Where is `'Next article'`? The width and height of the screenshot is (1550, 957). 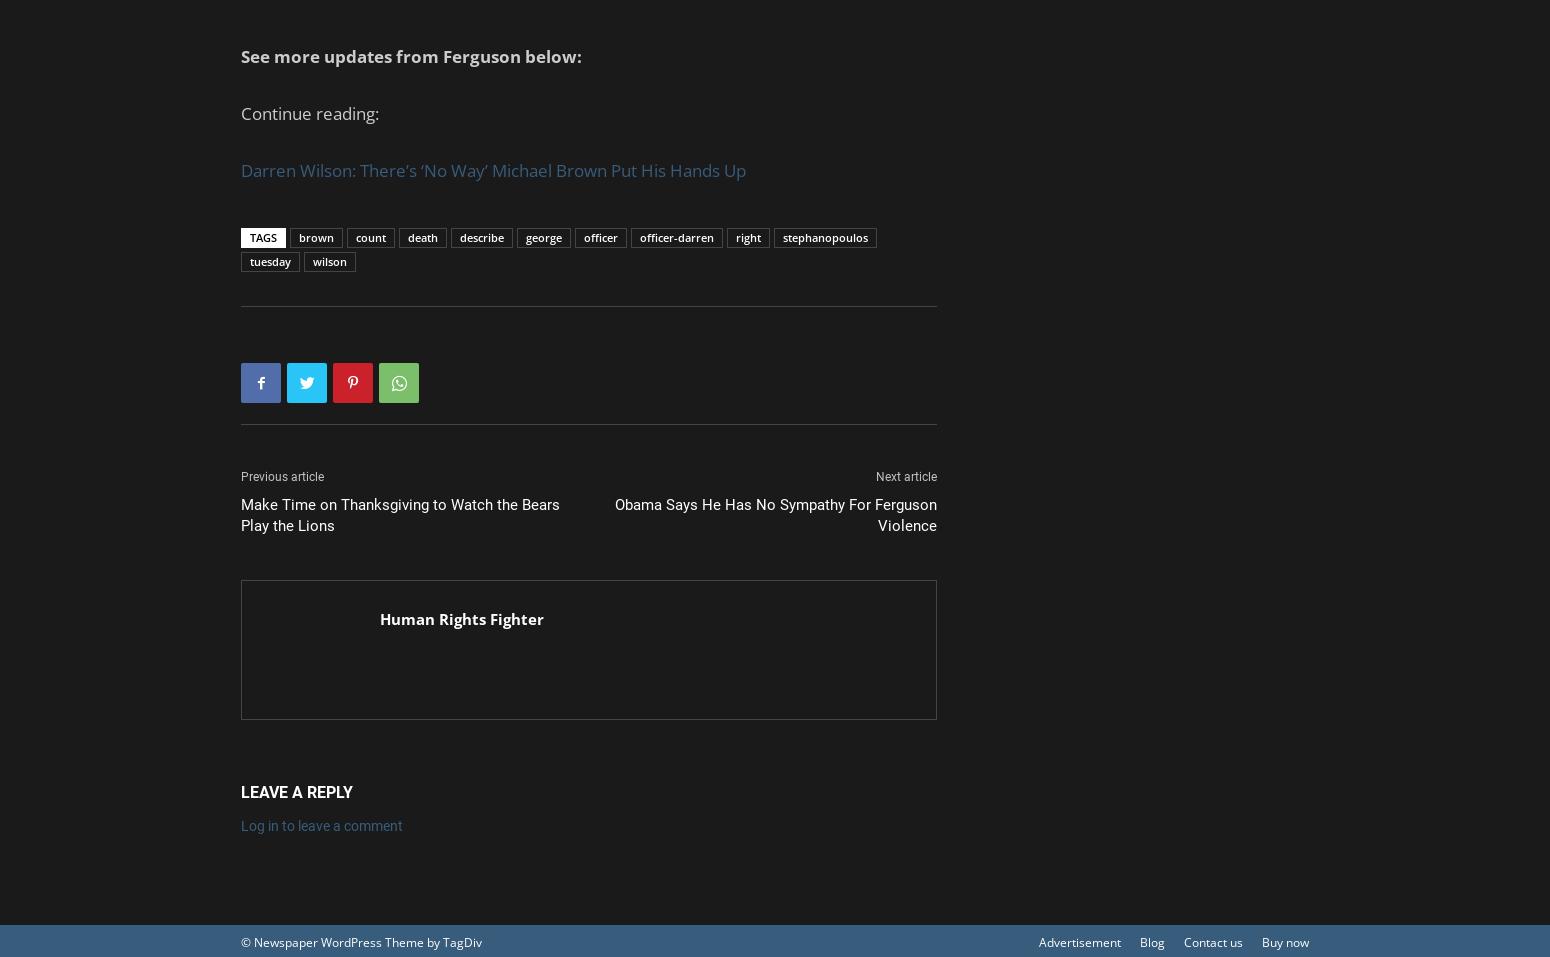 'Next article' is located at coordinates (906, 475).